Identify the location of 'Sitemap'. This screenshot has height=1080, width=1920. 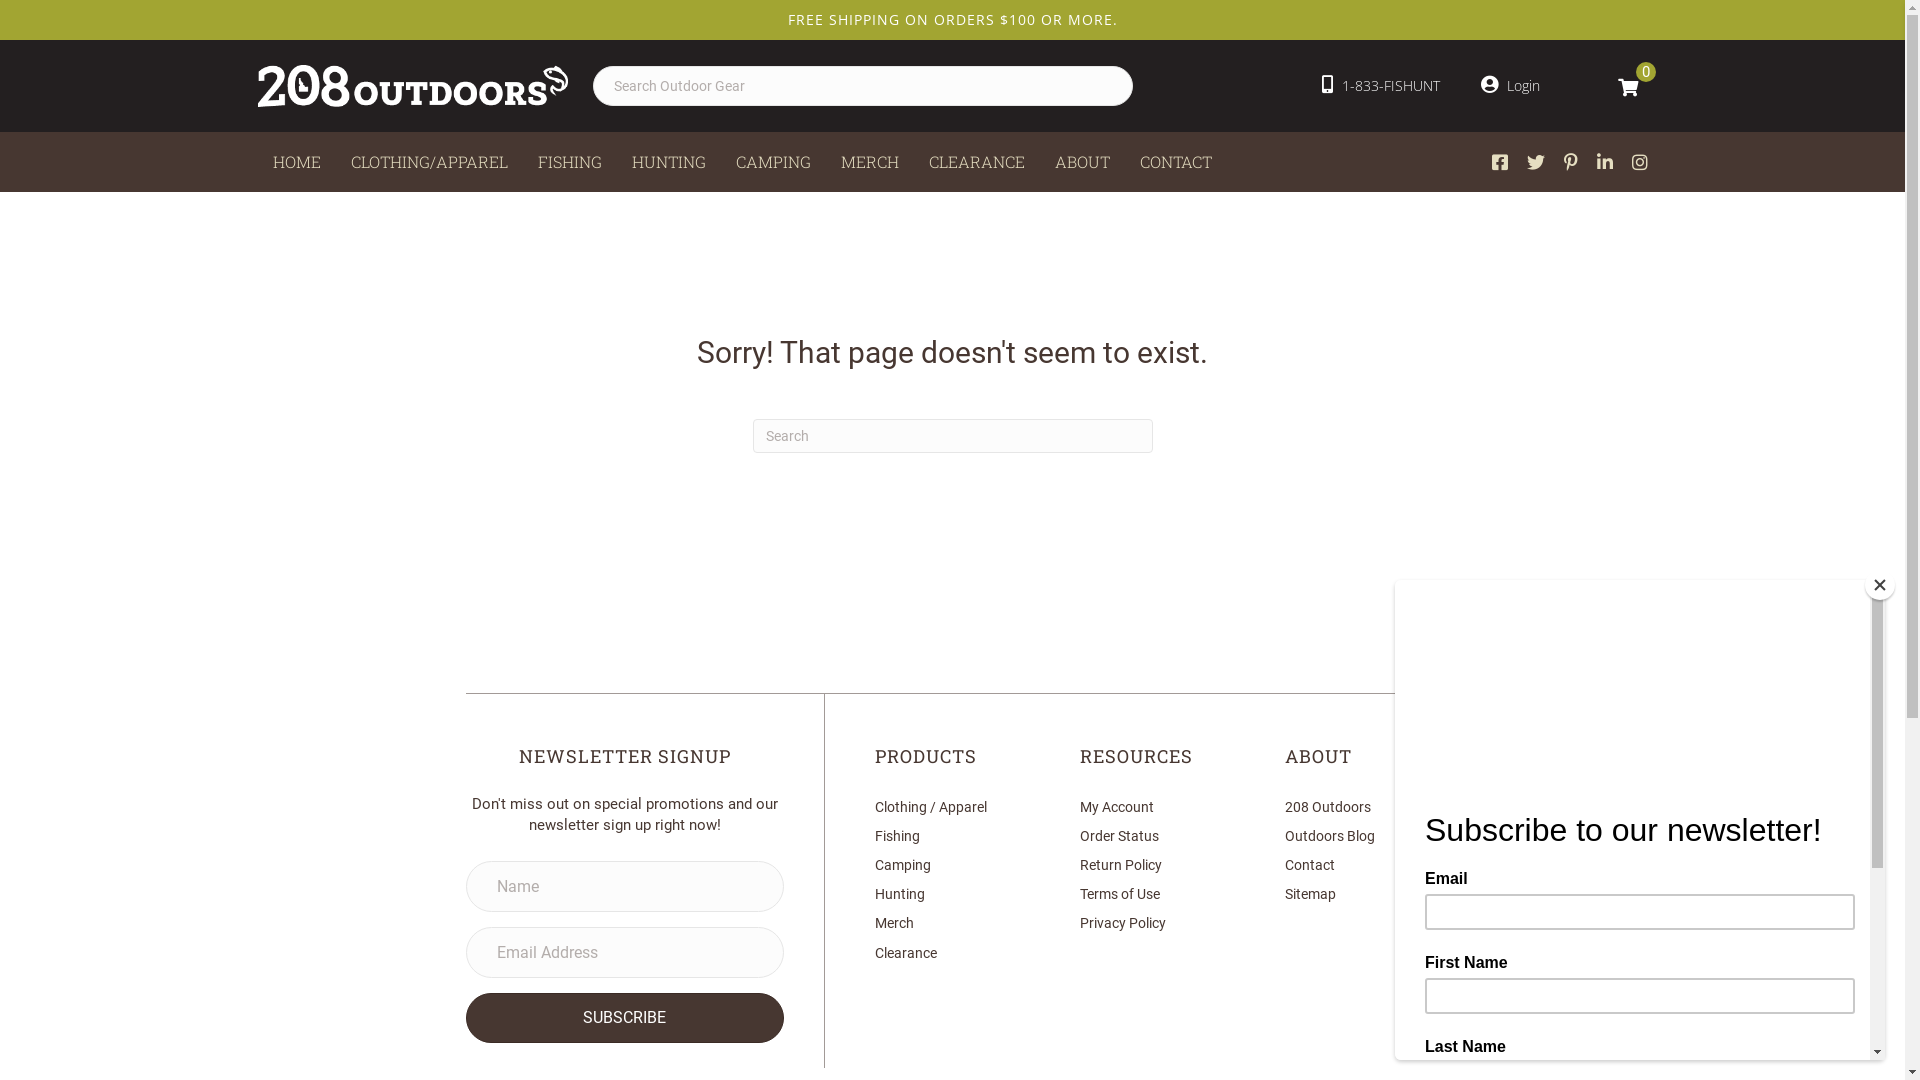
(1310, 893).